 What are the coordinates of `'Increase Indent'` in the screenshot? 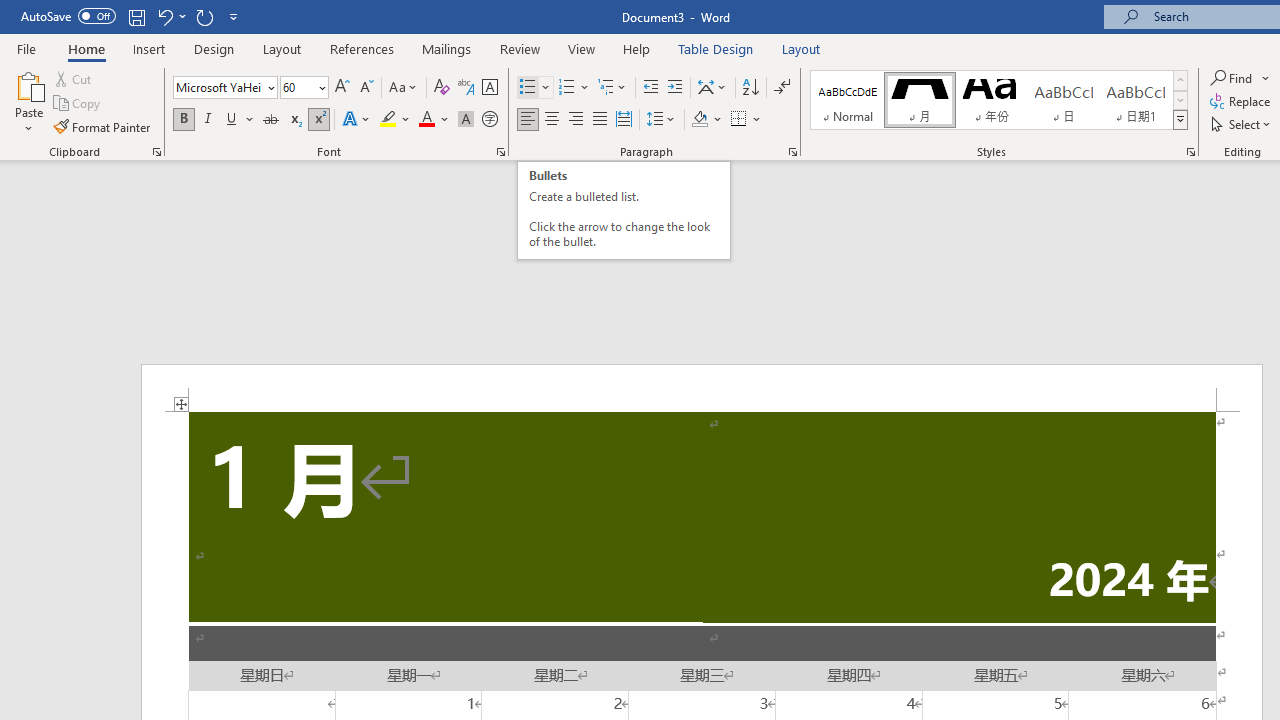 It's located at (675, 86).